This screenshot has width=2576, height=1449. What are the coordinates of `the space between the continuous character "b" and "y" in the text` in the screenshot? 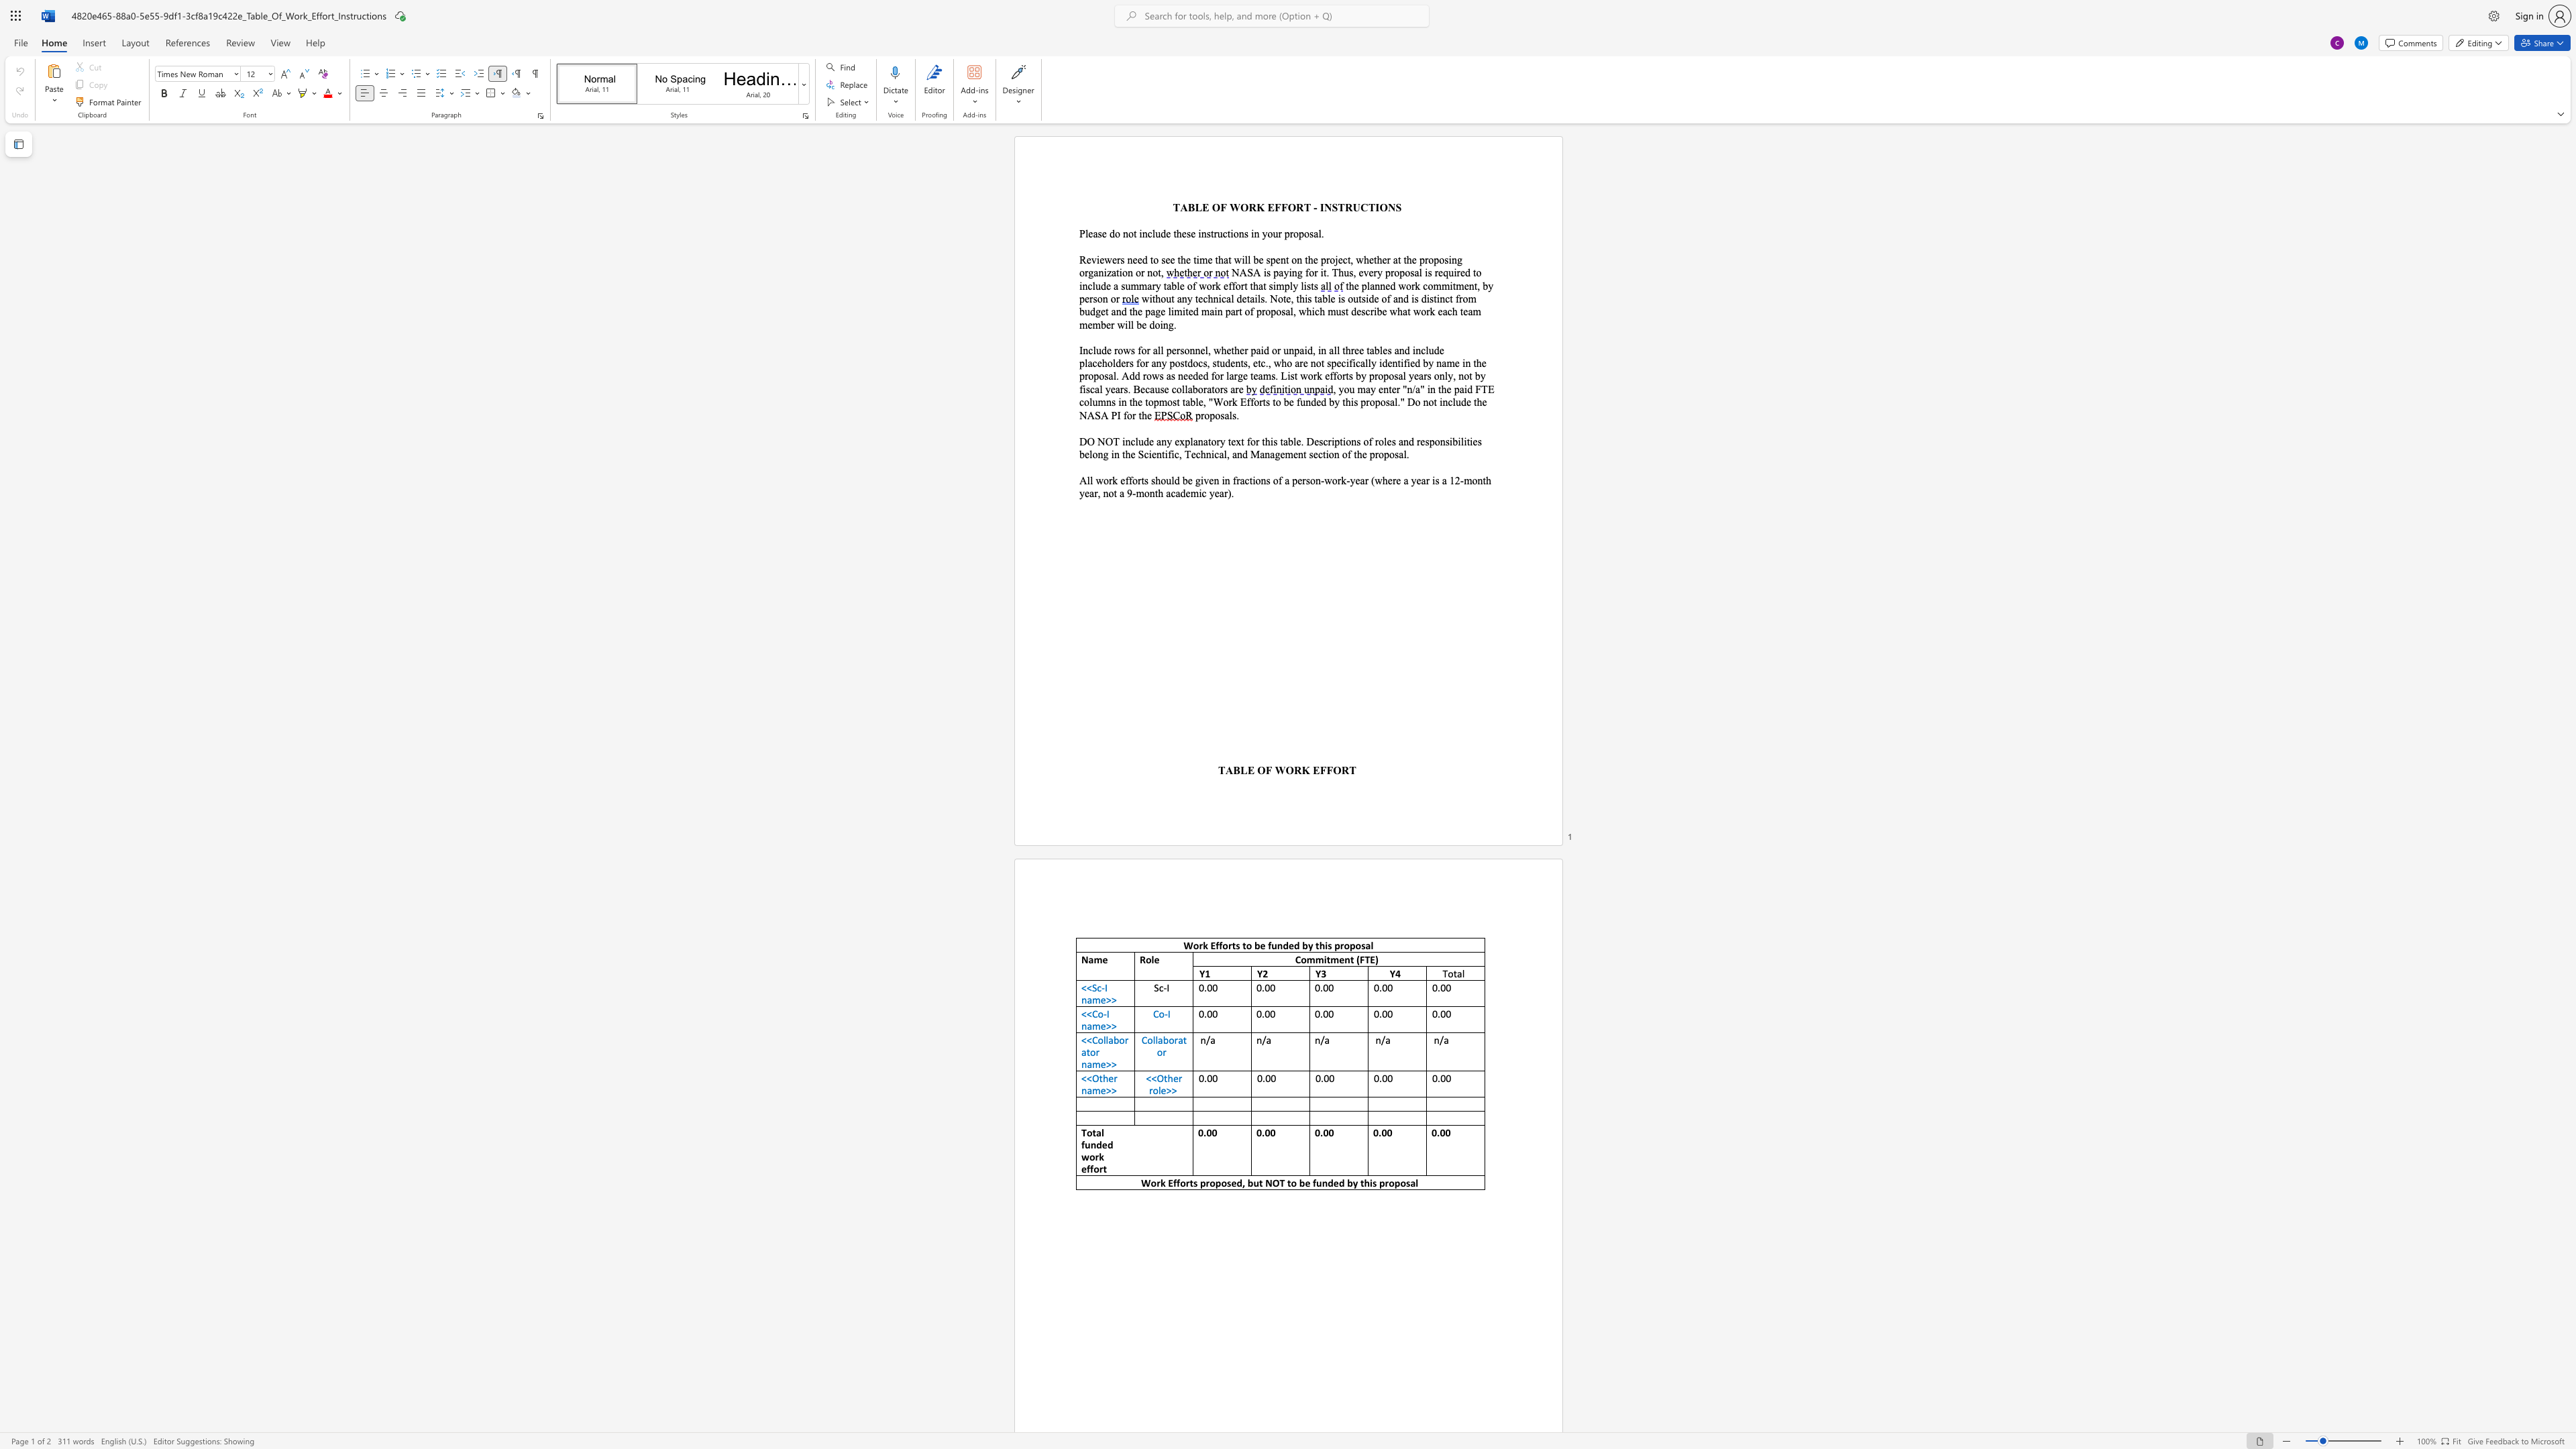 It's located at (1487, 284).